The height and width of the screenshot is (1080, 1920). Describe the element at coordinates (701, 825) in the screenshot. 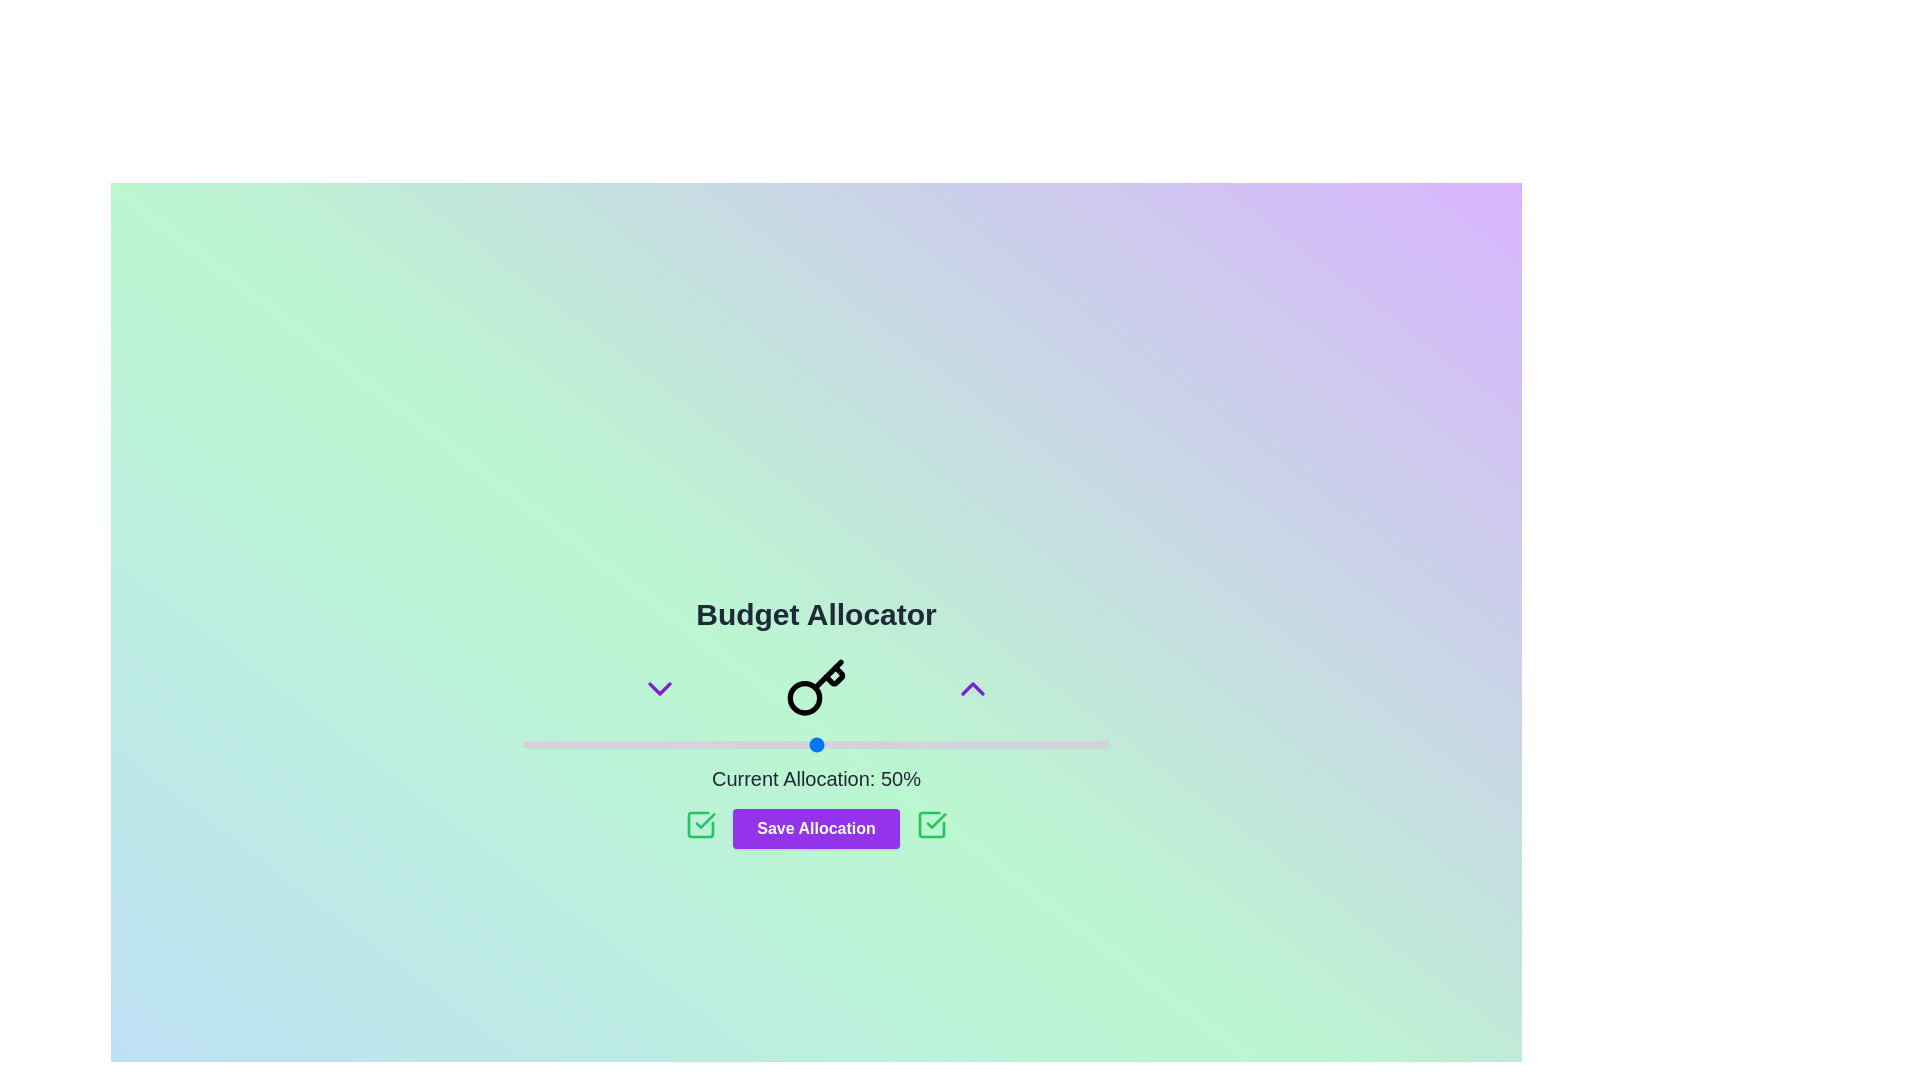

I see `the checkmark icon to toggle its state` at that location.